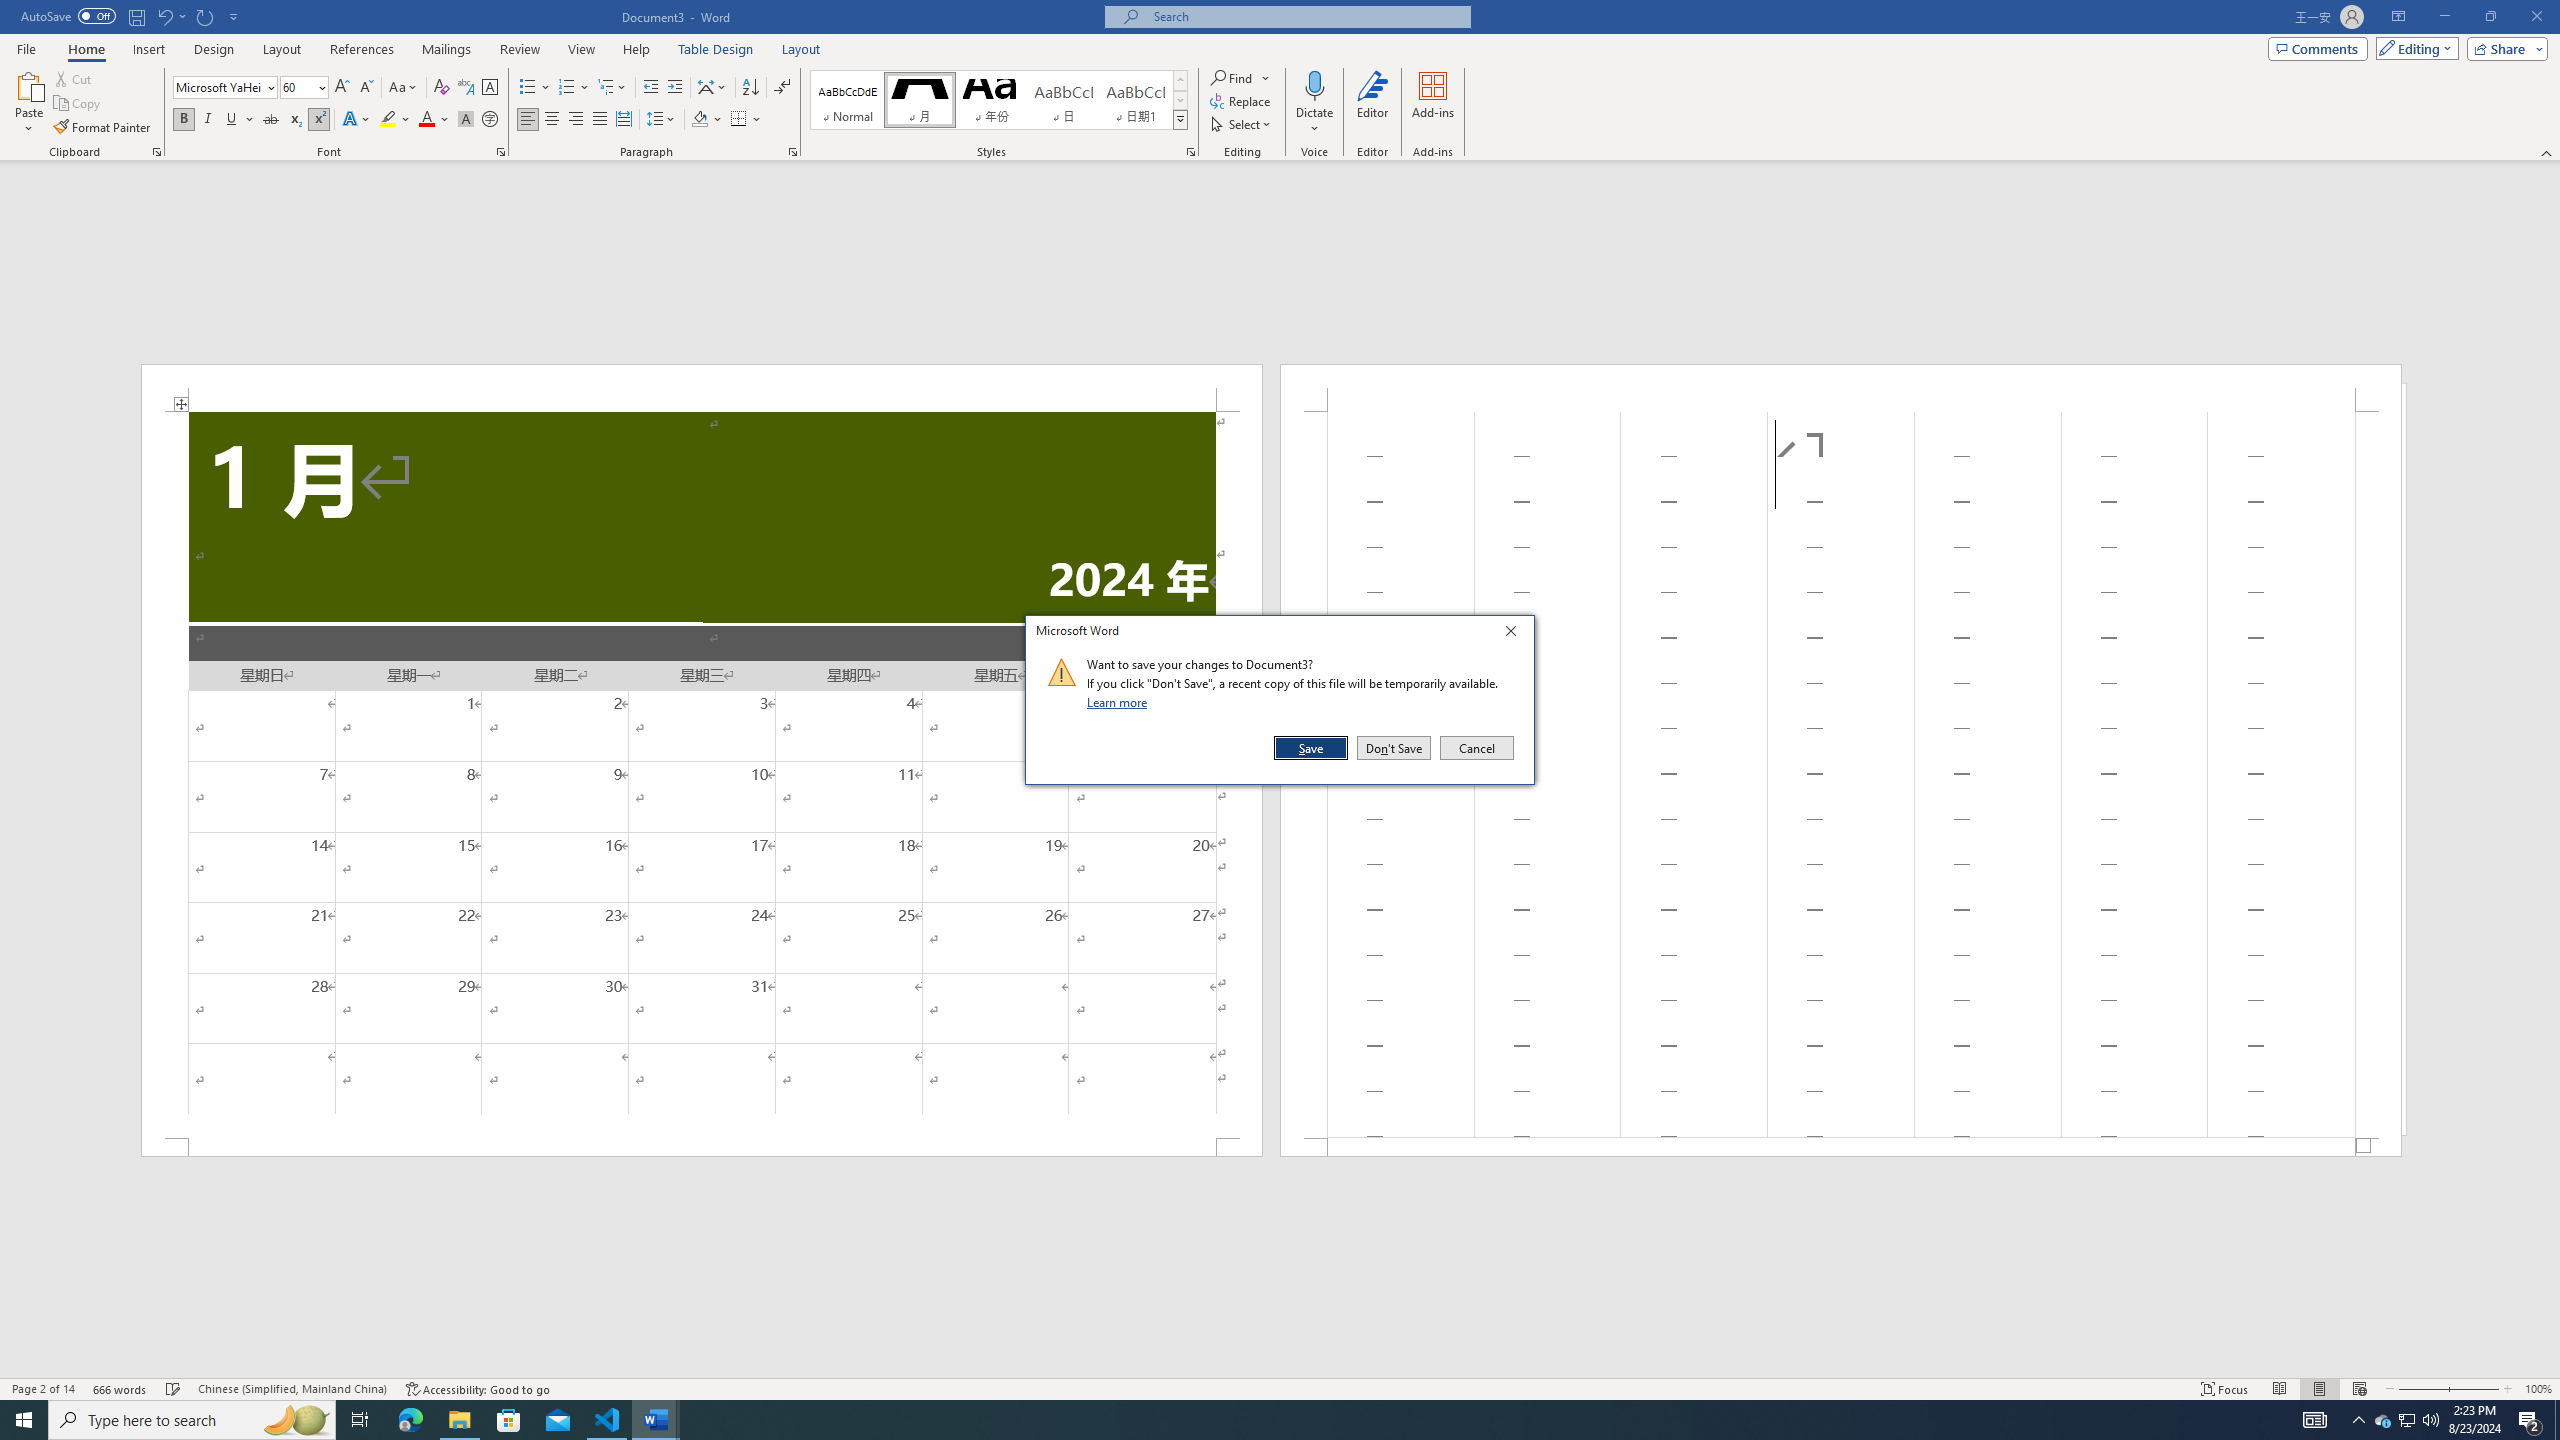 This screenshot has width=2560, height=1440. Describe the element at coordinates (1304, 16) in the screenshot. I see `'Microsoft search'` at that location.